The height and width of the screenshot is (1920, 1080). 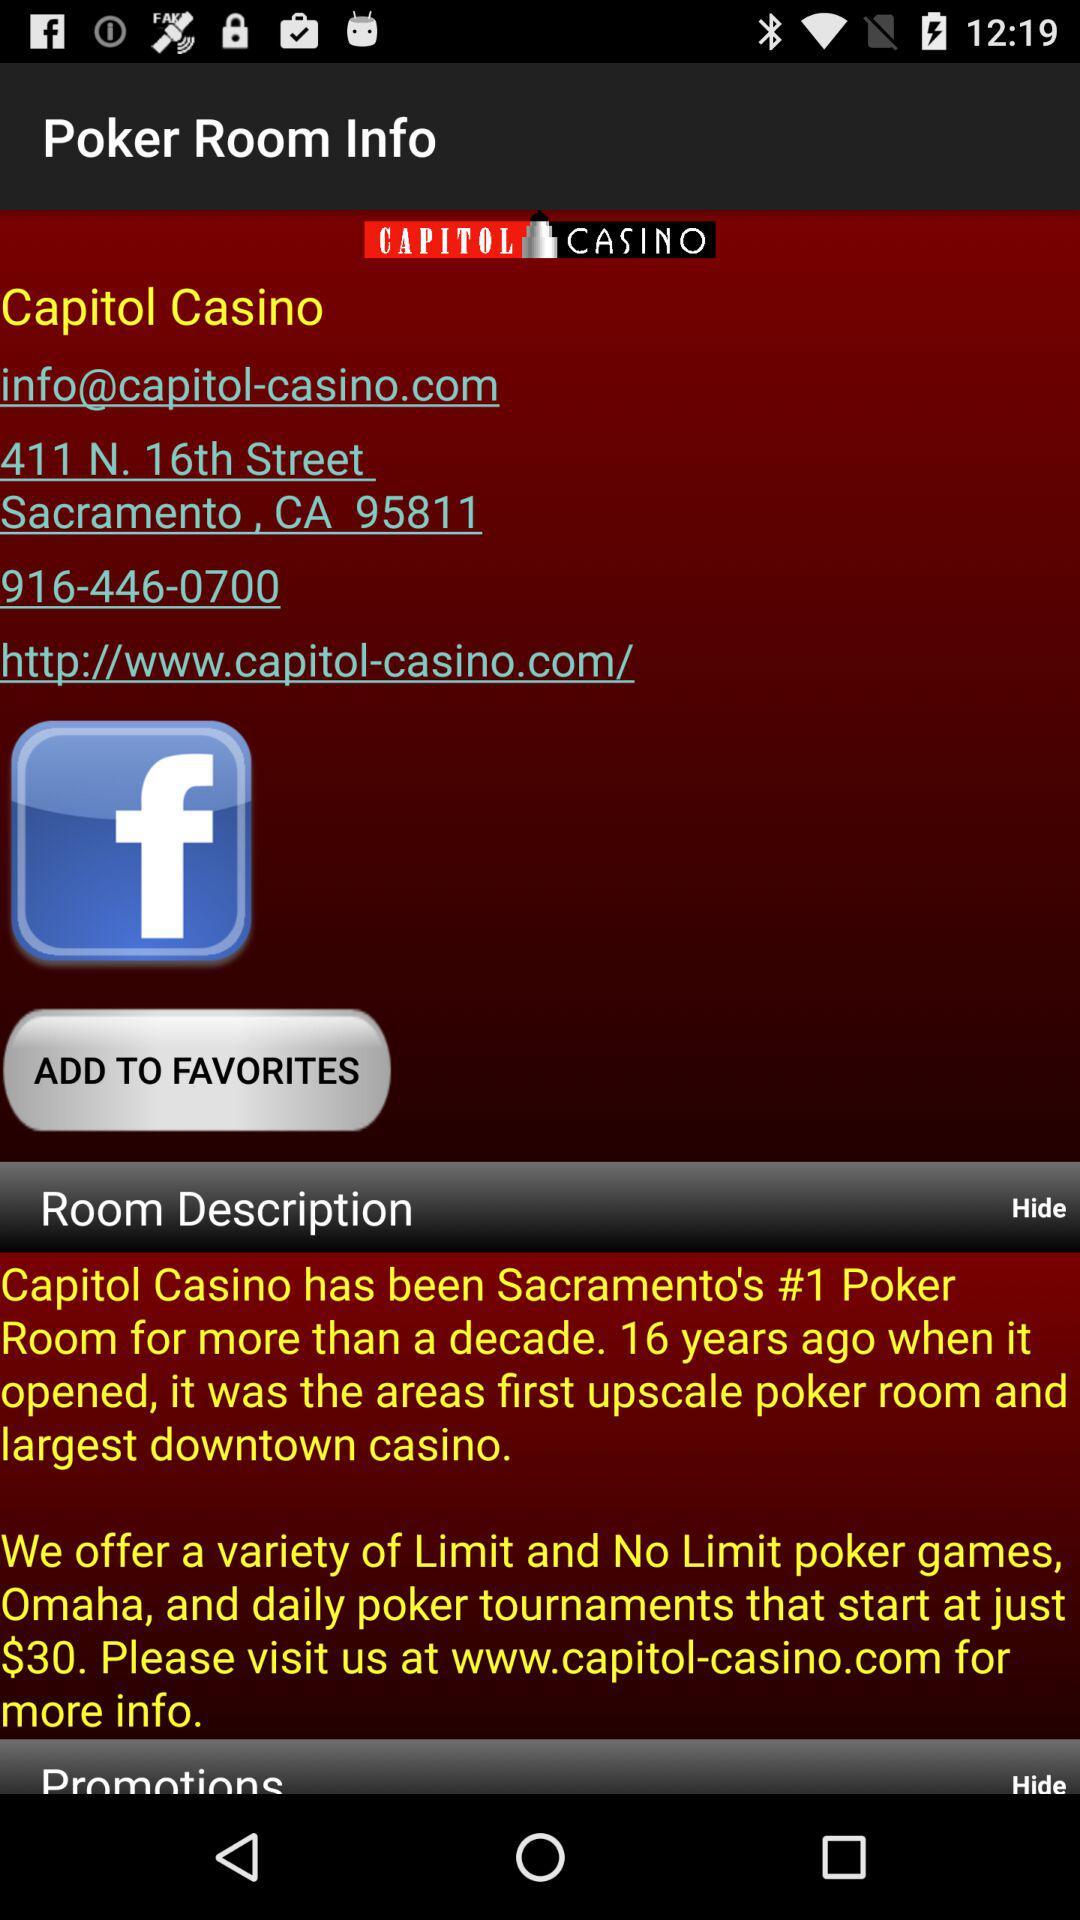 I want to click on the http www capitol item, so click(x=316, y=652).